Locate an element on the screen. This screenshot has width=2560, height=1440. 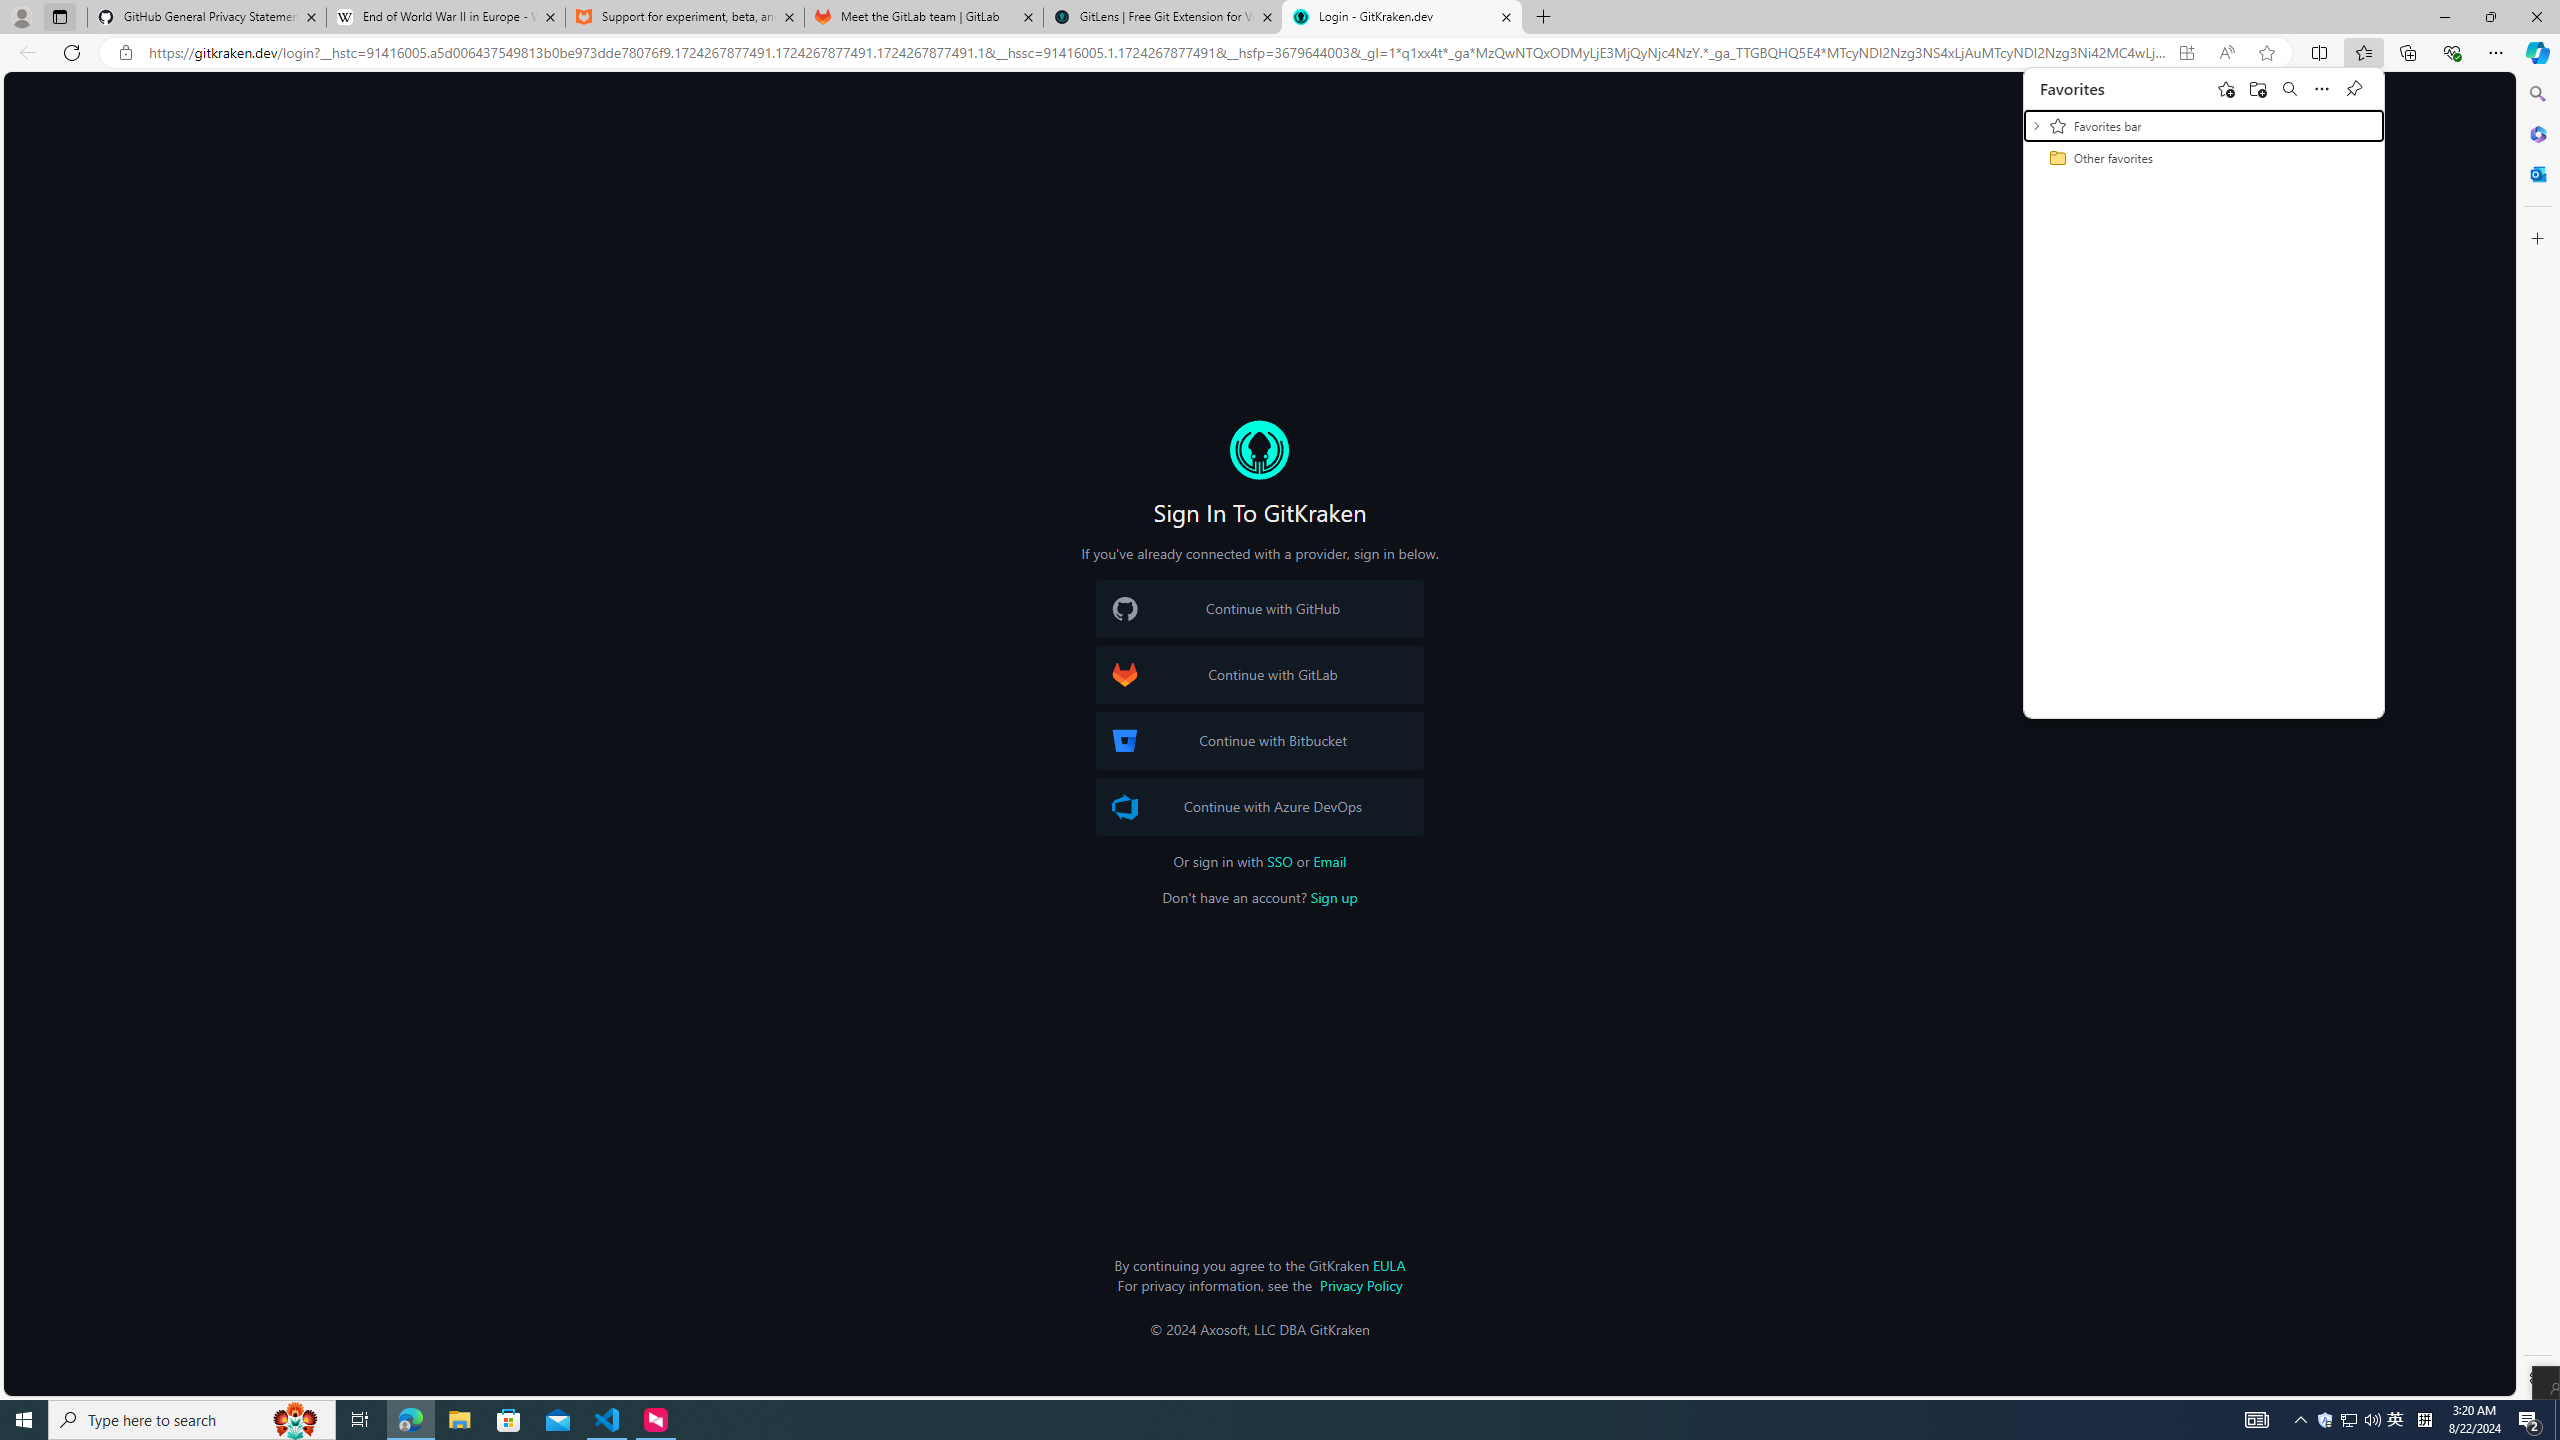
'User Promoted Notification Area' is located at coordinates (2324, 1418).